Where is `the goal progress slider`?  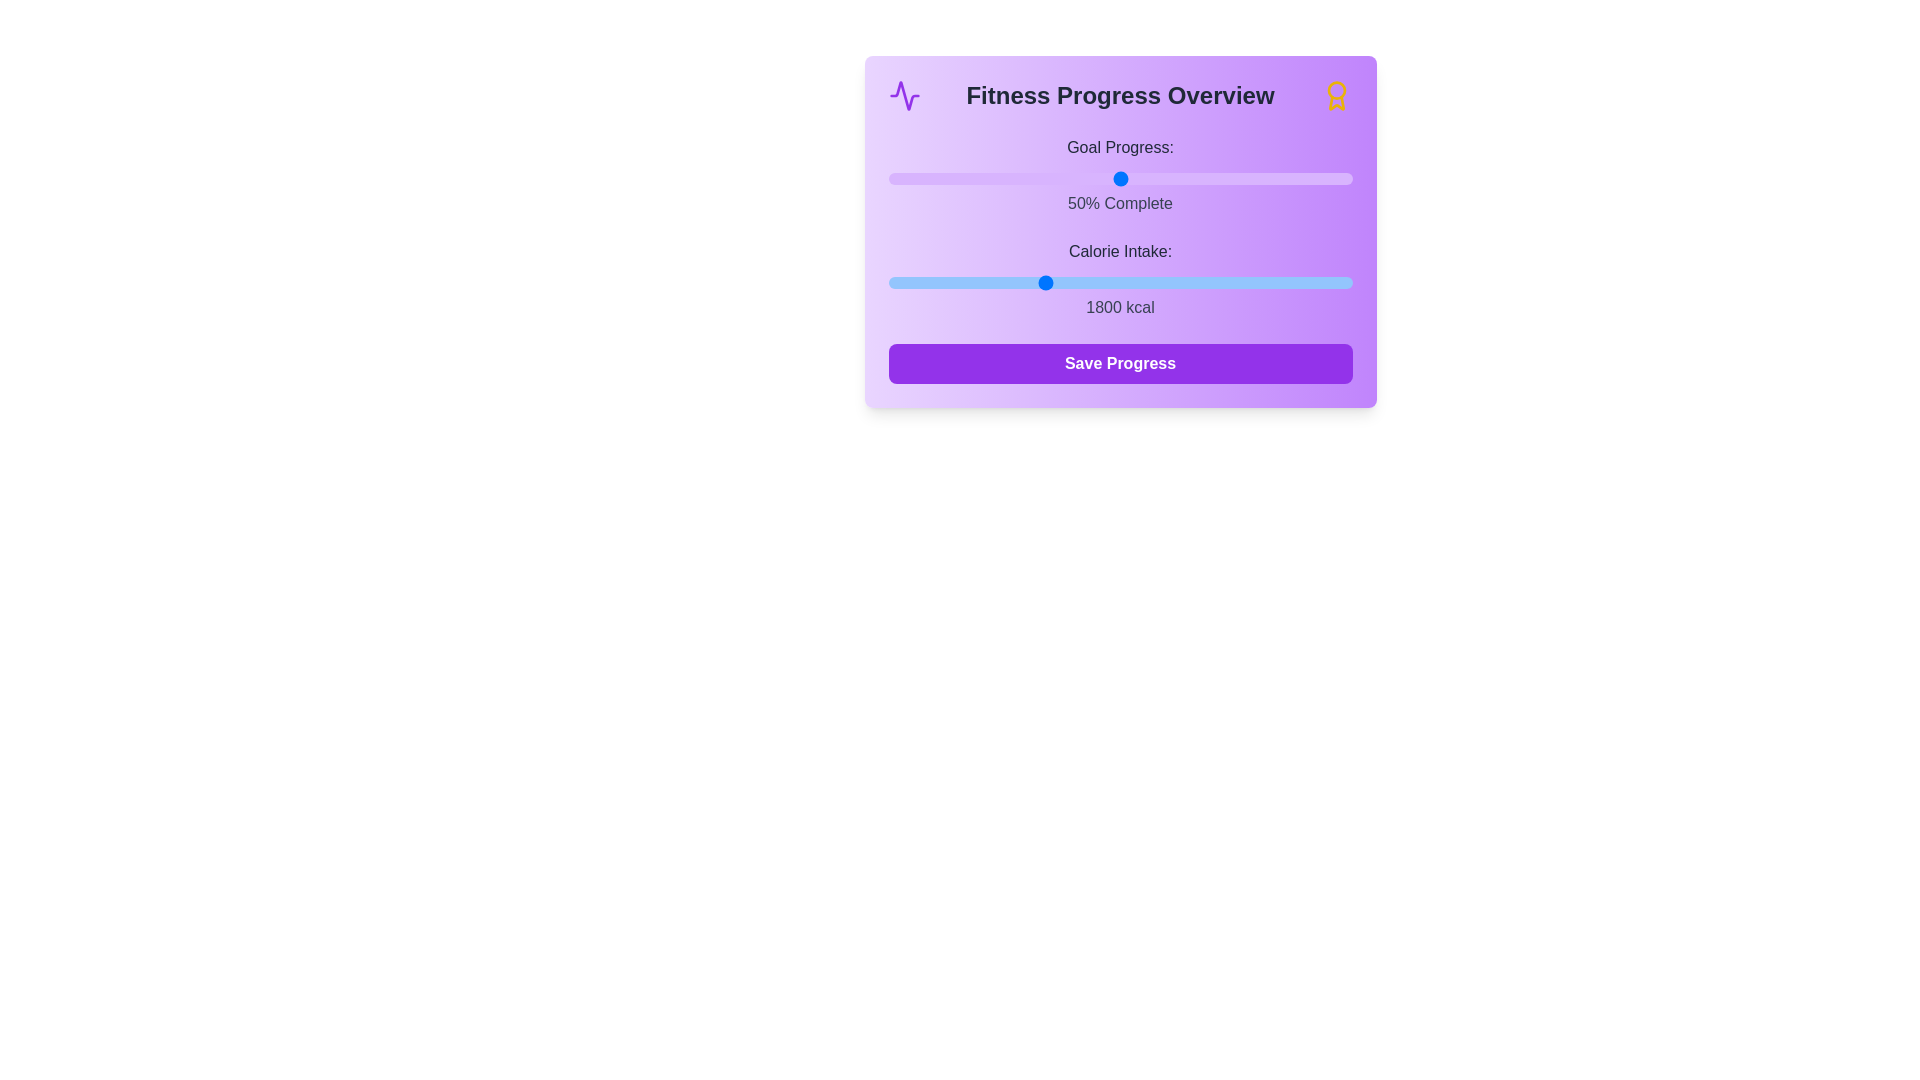
the goal progress slider is located at coordinates (1059, 177).